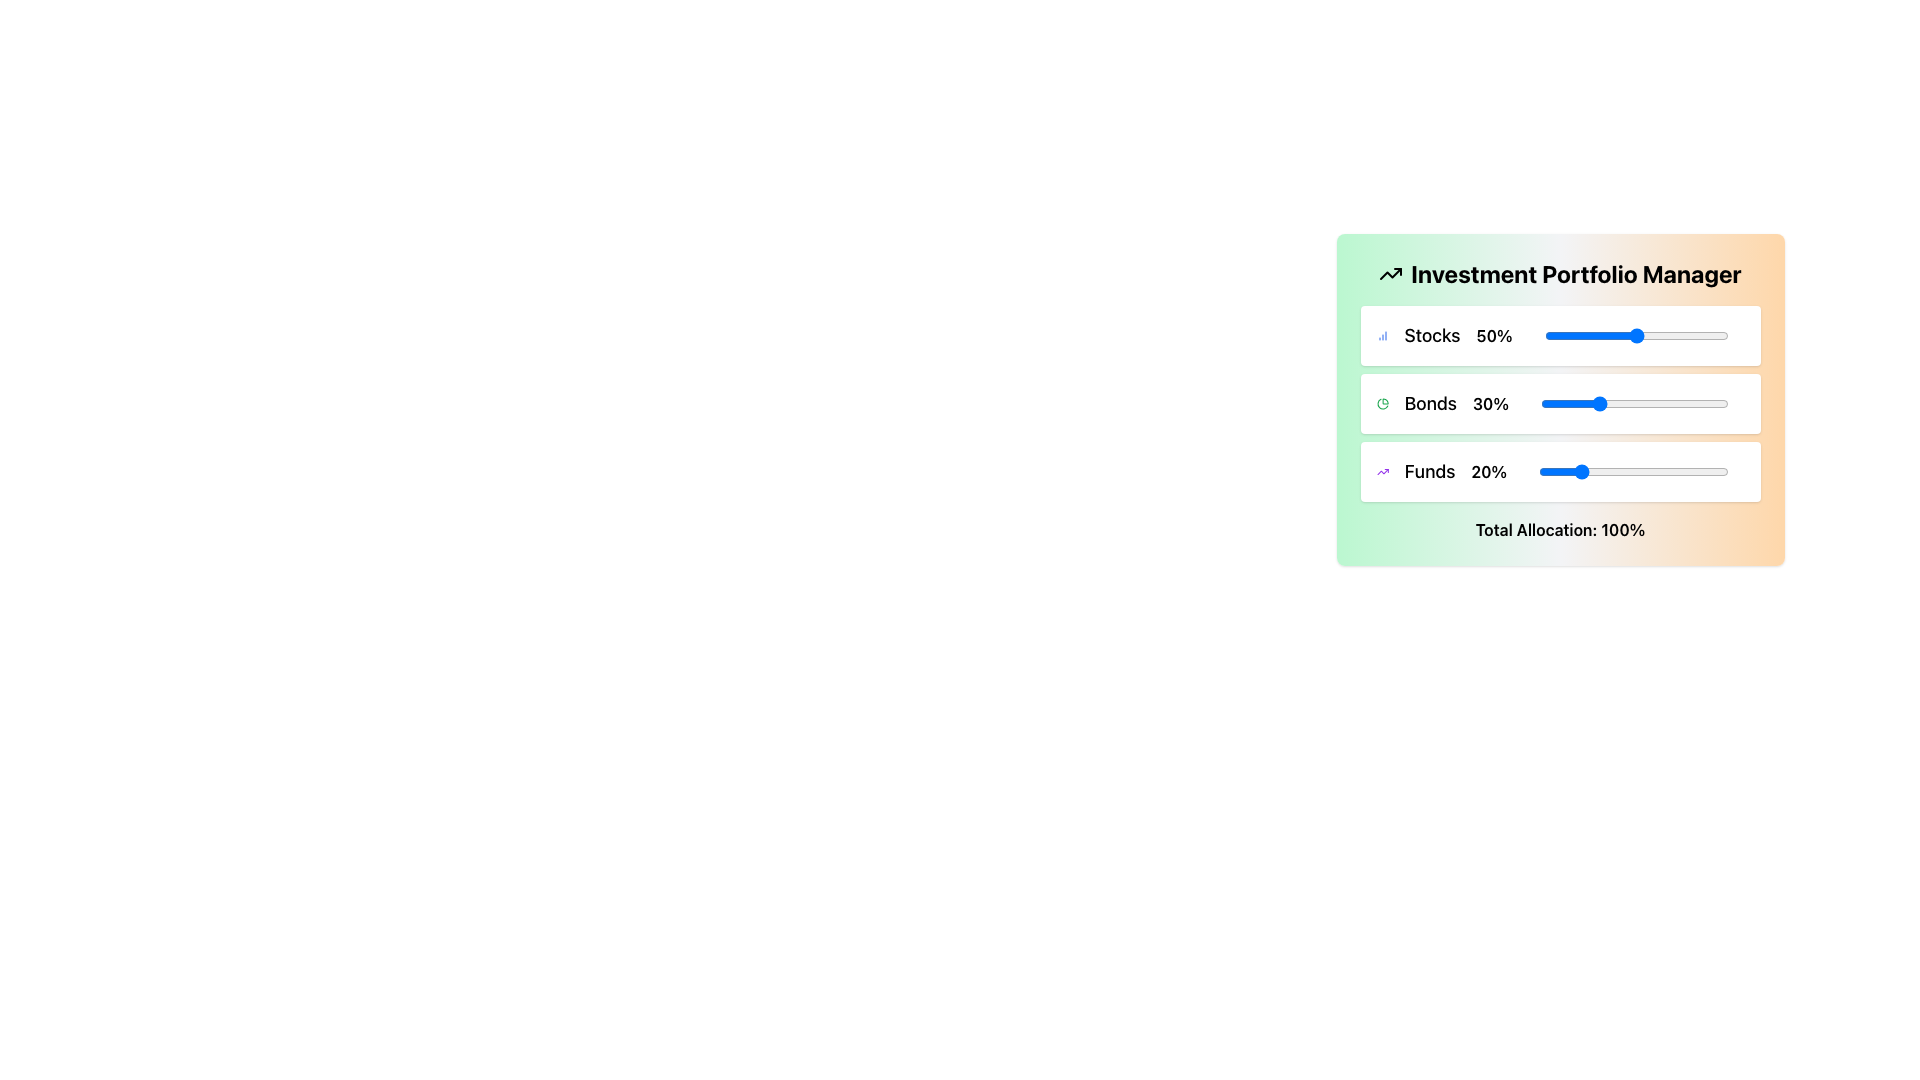  What do you see at coordinates (1559, 334) in the screenshot?
I see `the track of the slider input located on the white card labeled 'Stocks 50%' in the Investment Portfolio Manager interface to jump to a value` at bounding box center [1559, 334].